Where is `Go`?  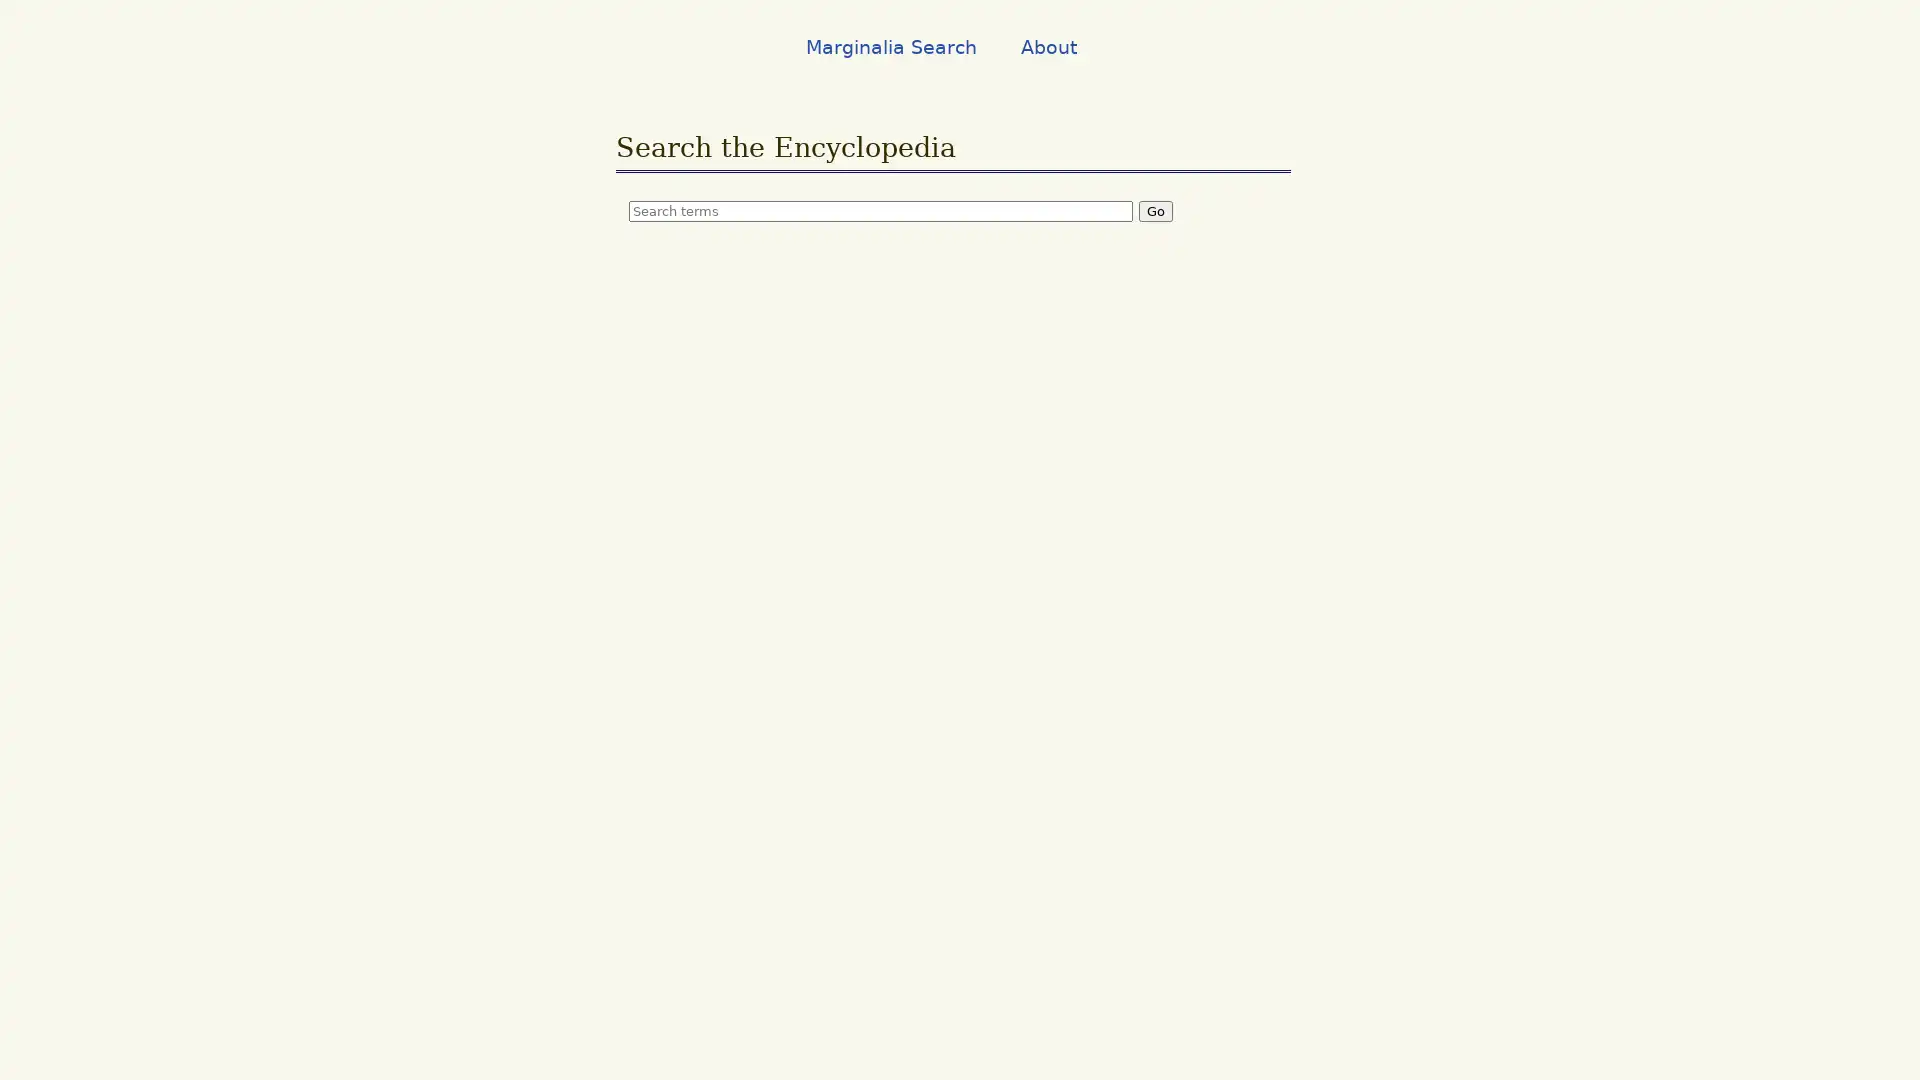
Go is located at coordinates (1156, 210).